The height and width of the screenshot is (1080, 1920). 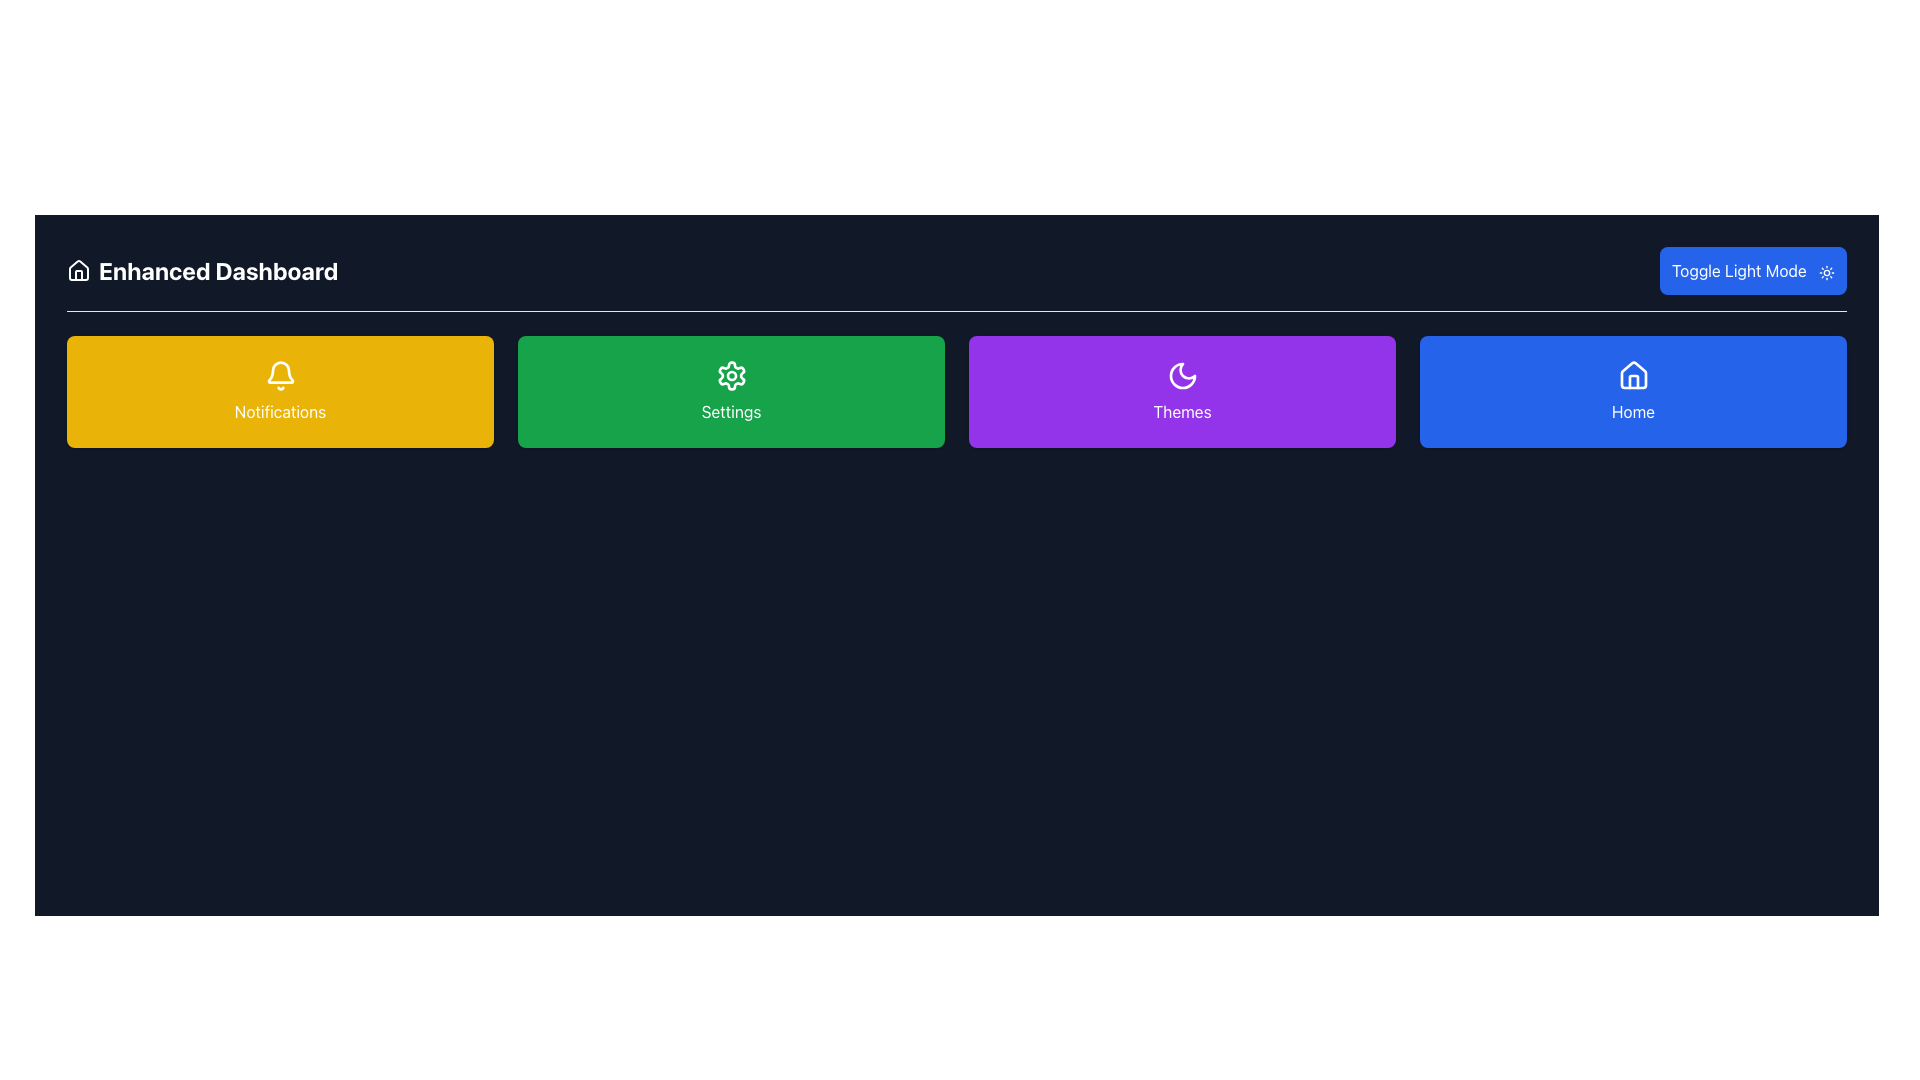 I want to click on the text label displaying 'Notifications' which is located within the yellow rectangular card below the bell icon, so click(x=279, y=411).